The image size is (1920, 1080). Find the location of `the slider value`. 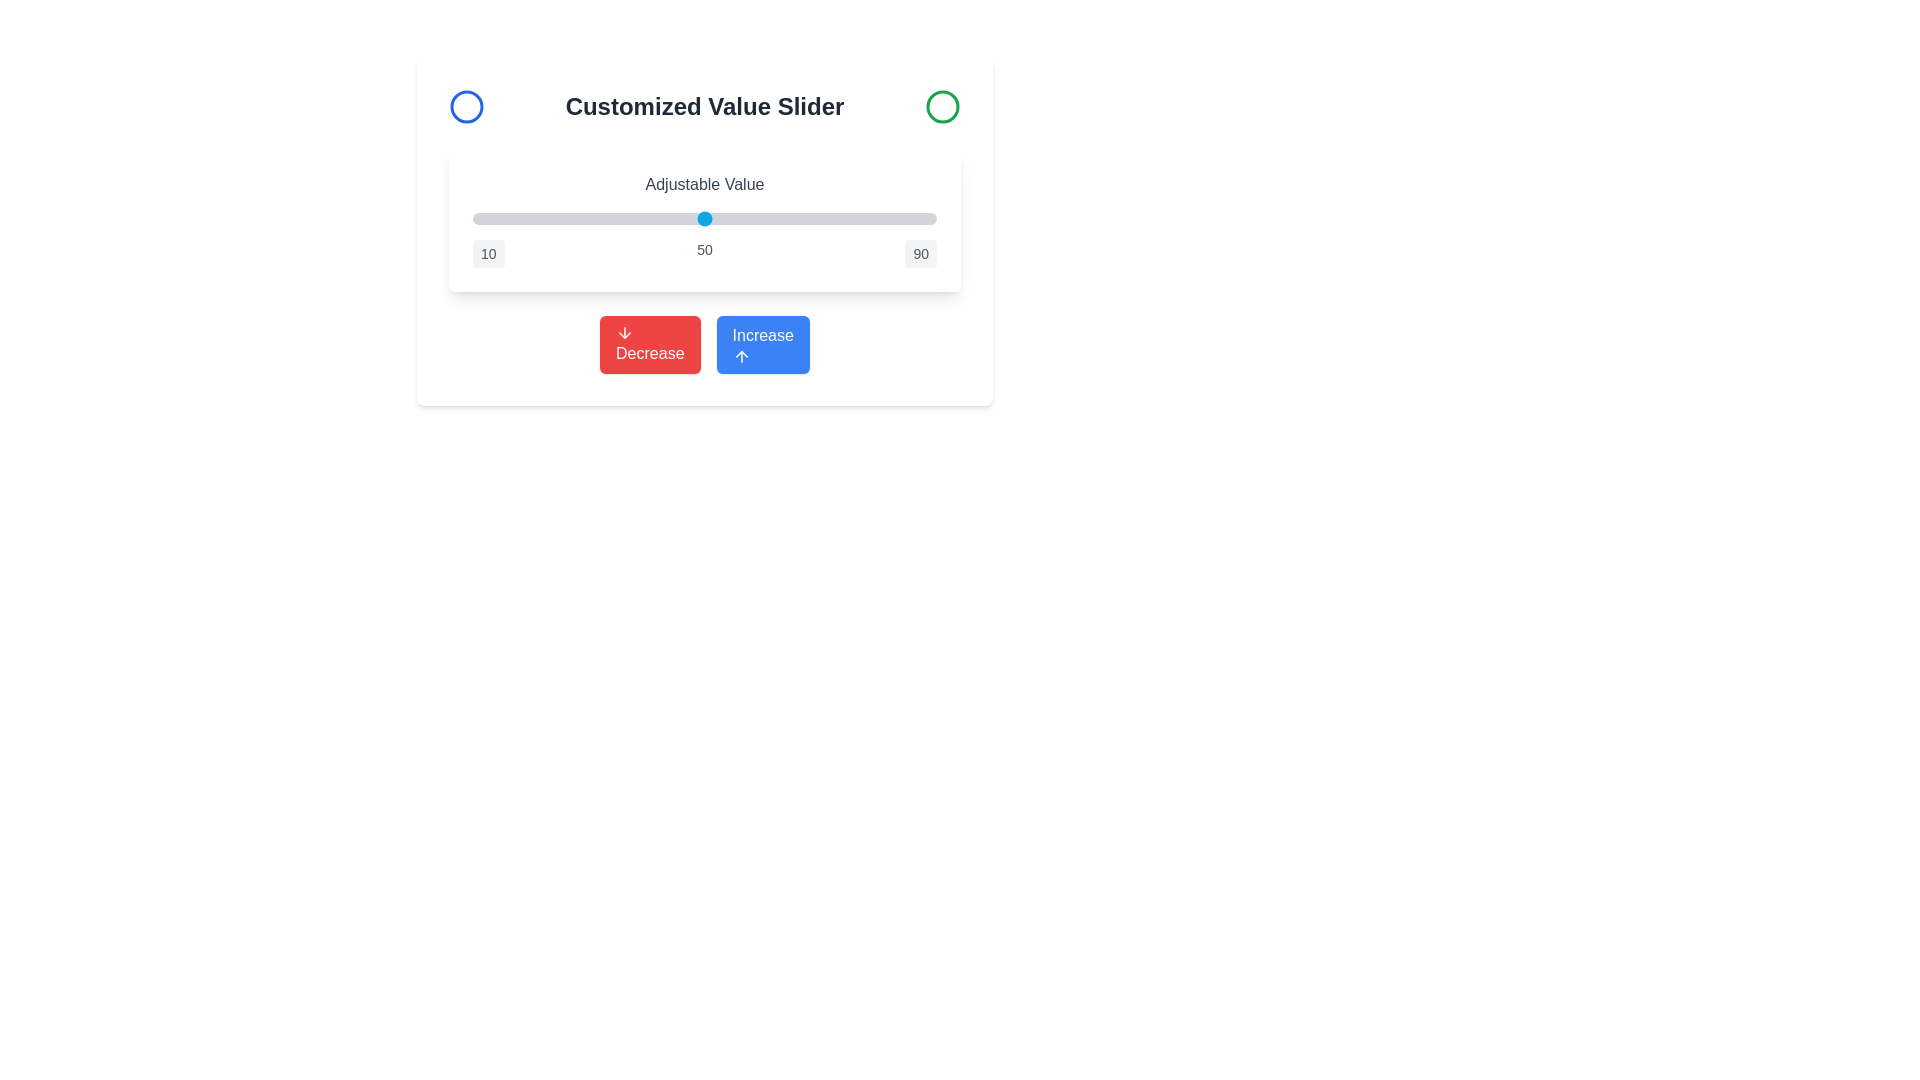

the slider value is located at coordinates (699, 219).